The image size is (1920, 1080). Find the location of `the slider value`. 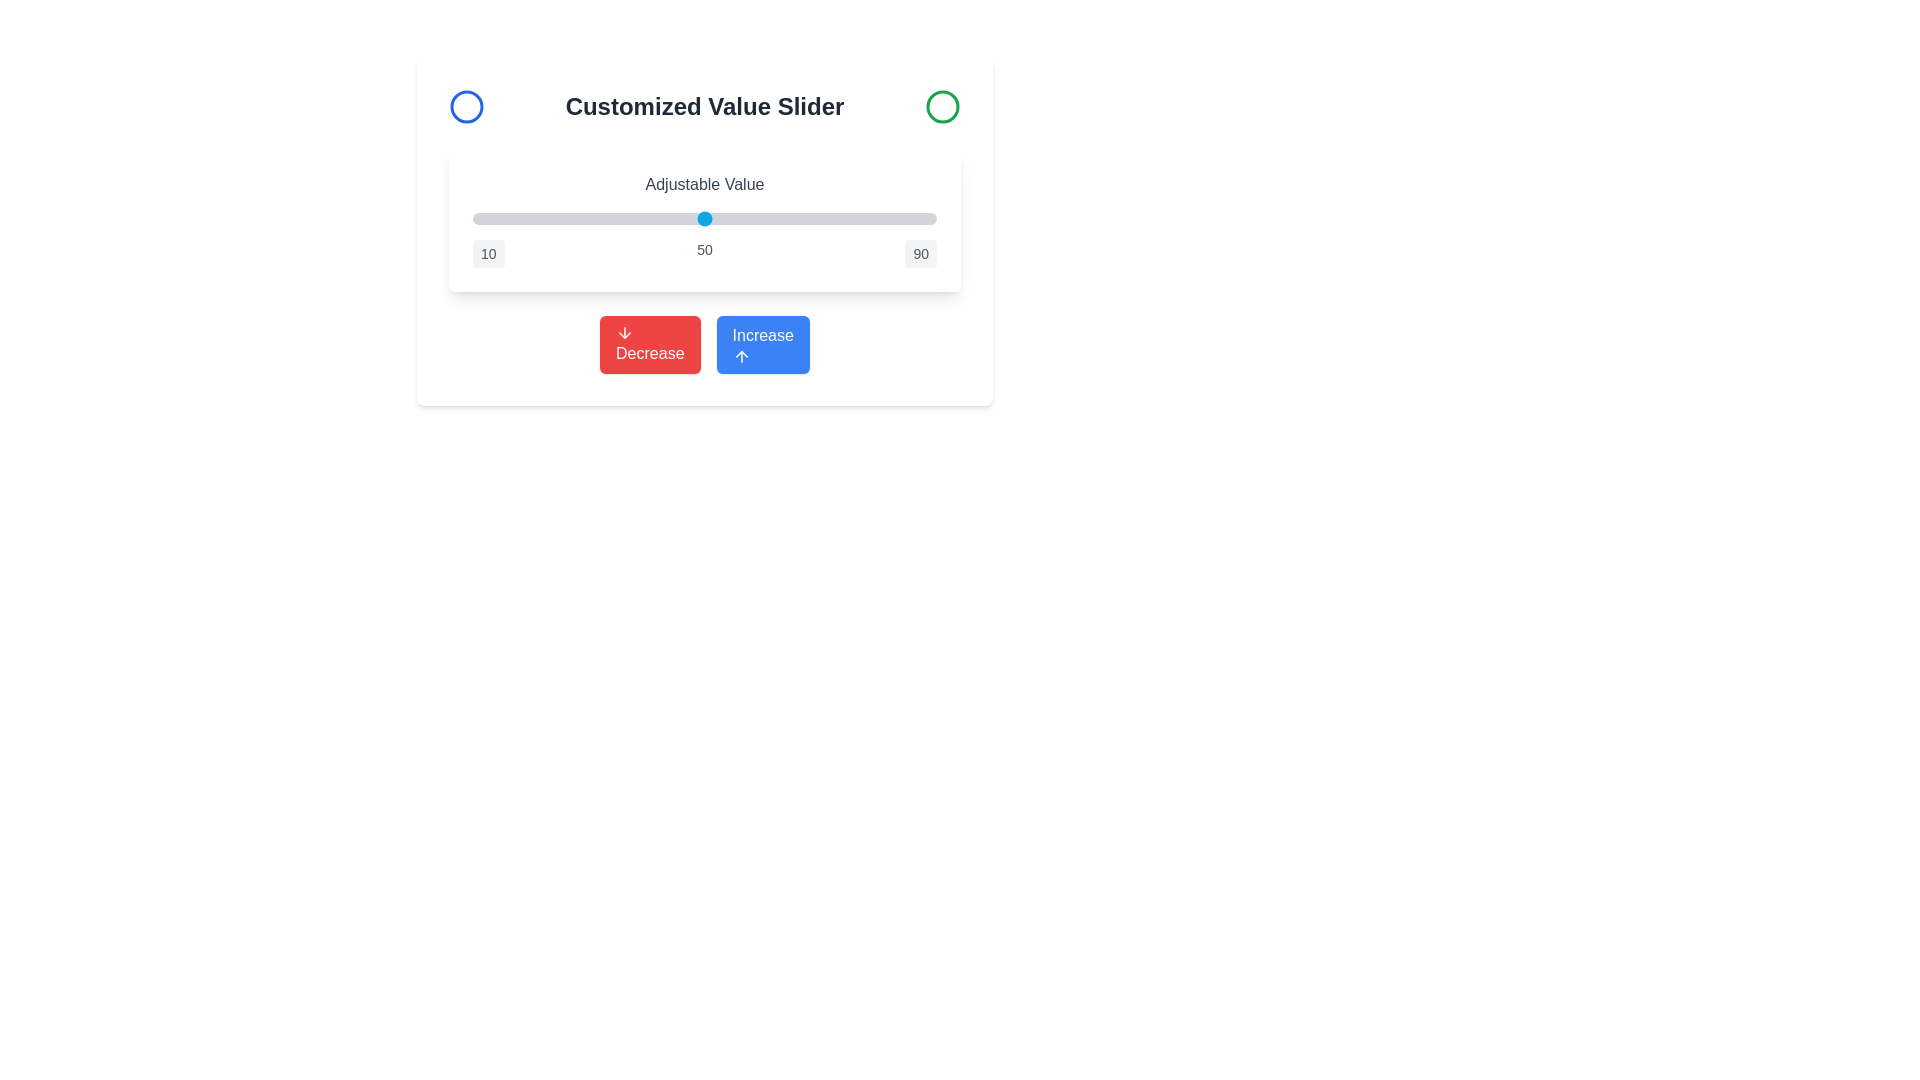

the slider value is located at coordinates (699, 219).